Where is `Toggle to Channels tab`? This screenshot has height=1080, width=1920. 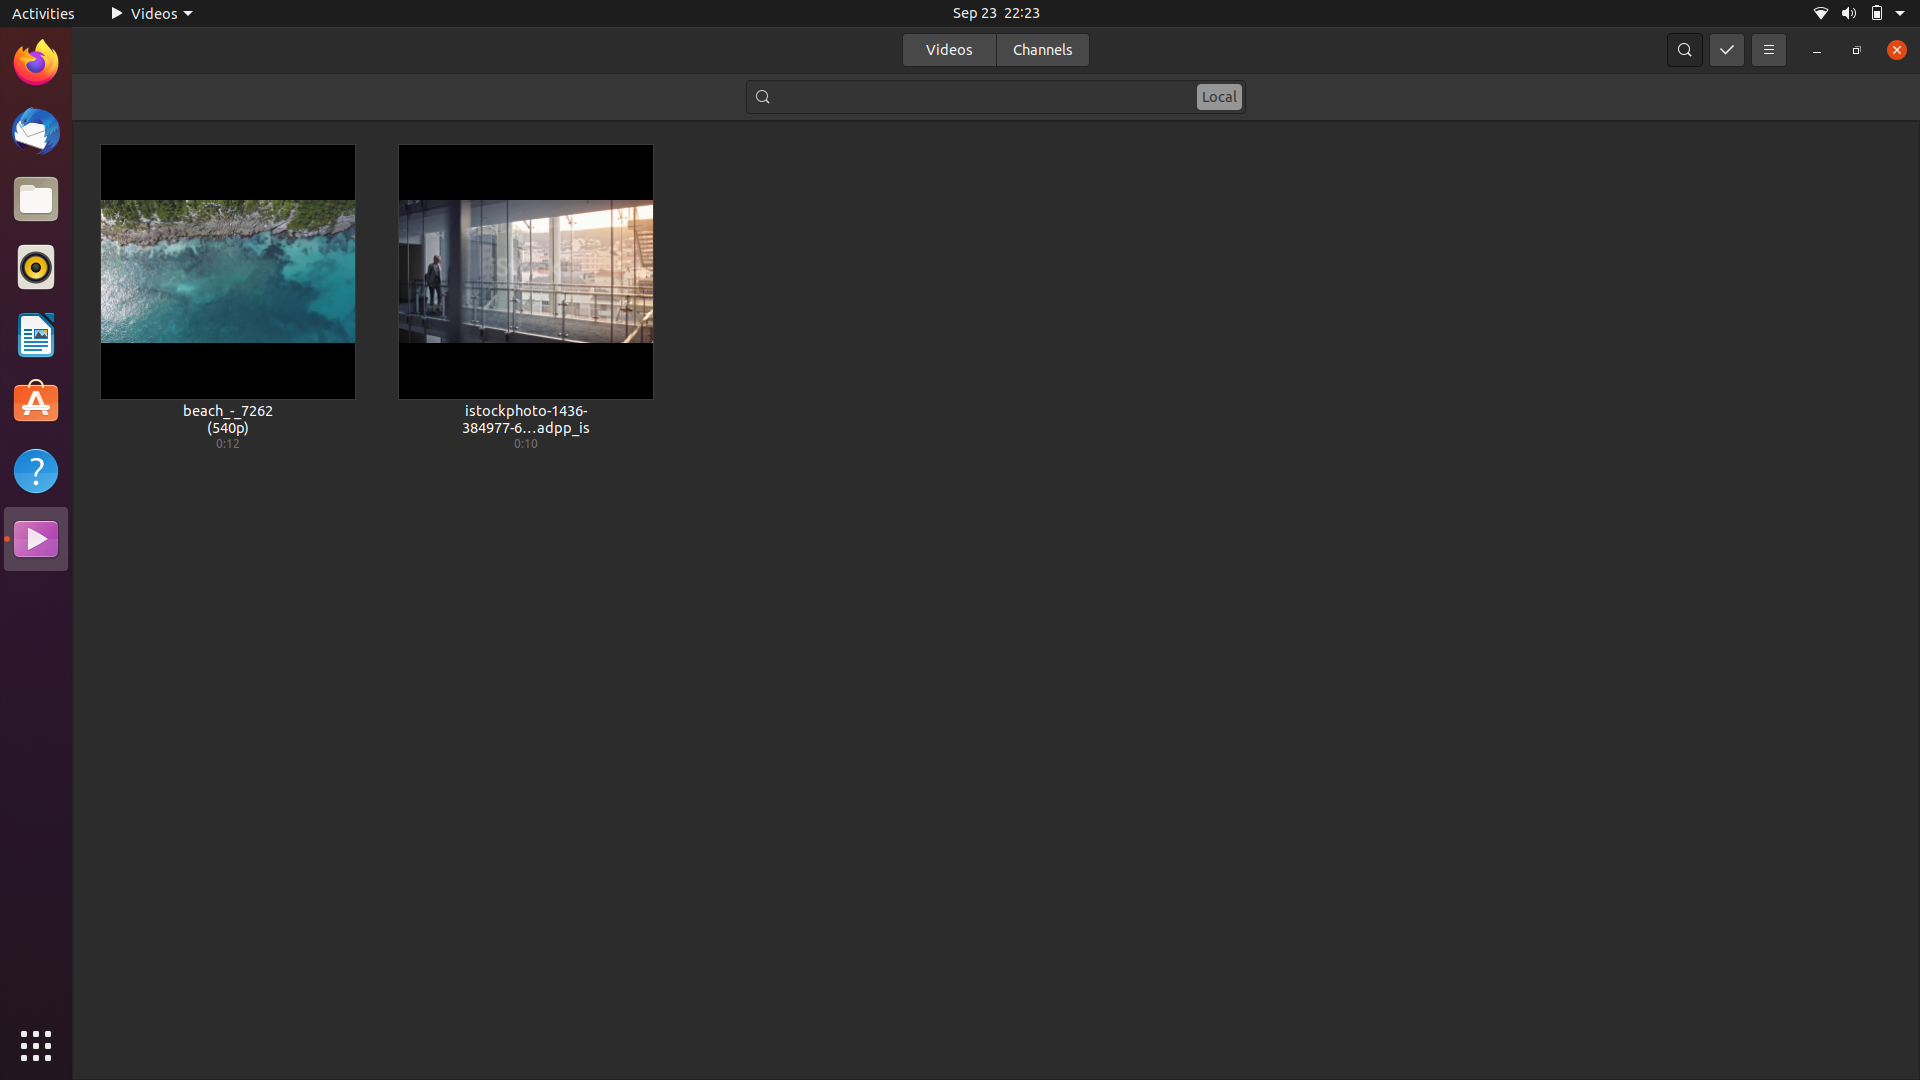
Toggle to Channels tab is located at coordinates (1041, 48).